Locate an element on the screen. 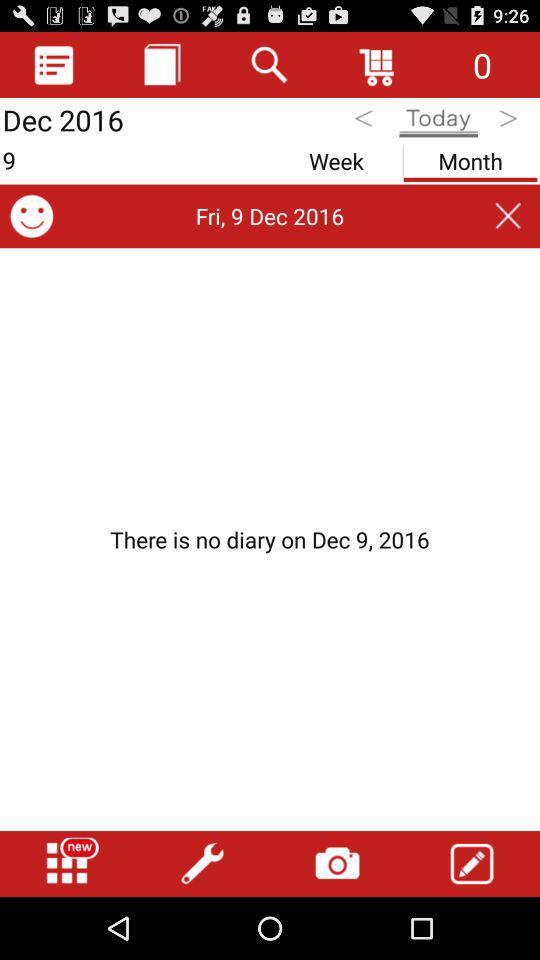 This screenshot has width=540, height=960. search functionality is located at coordinates (270, 64).